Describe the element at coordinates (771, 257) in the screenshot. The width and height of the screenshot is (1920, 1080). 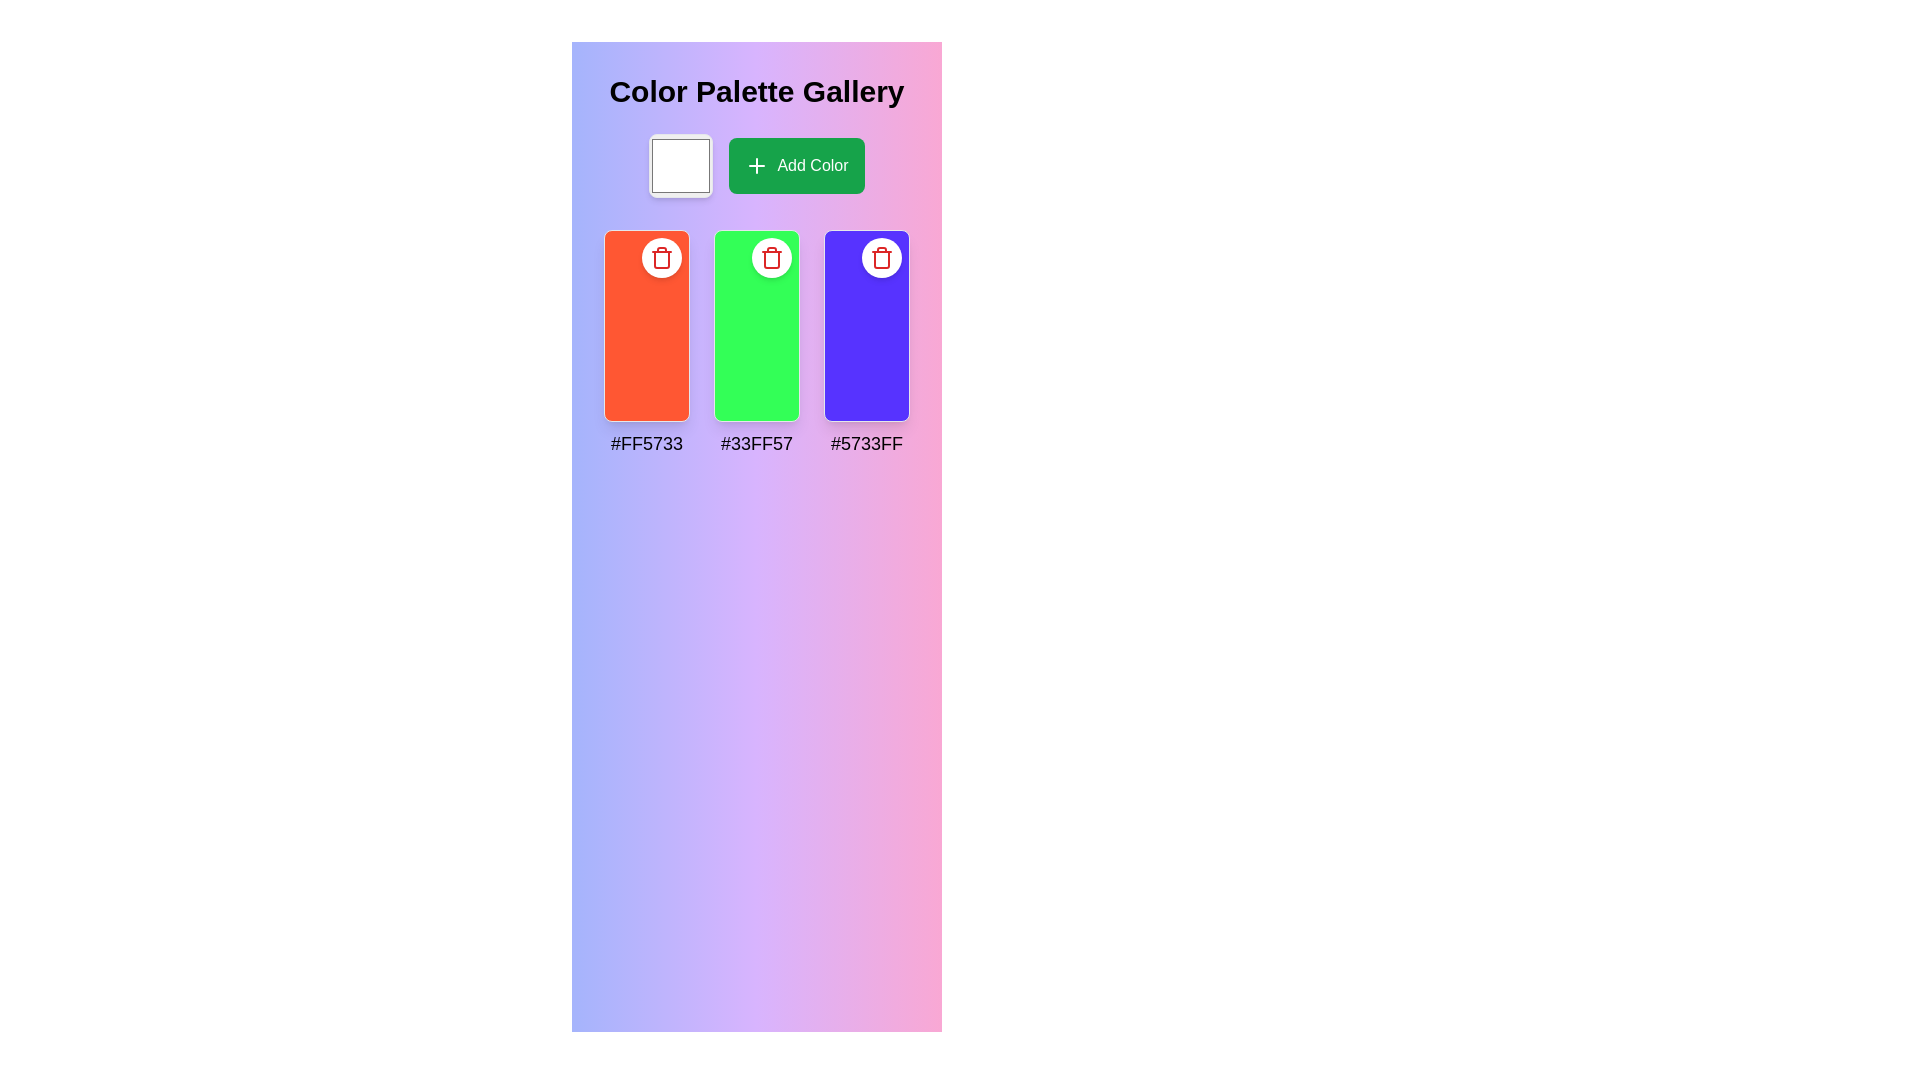
I see `the delete button located at the top-right corner of the green color card labeled '#33FF57' in the Color Palette Gallery` at that location.